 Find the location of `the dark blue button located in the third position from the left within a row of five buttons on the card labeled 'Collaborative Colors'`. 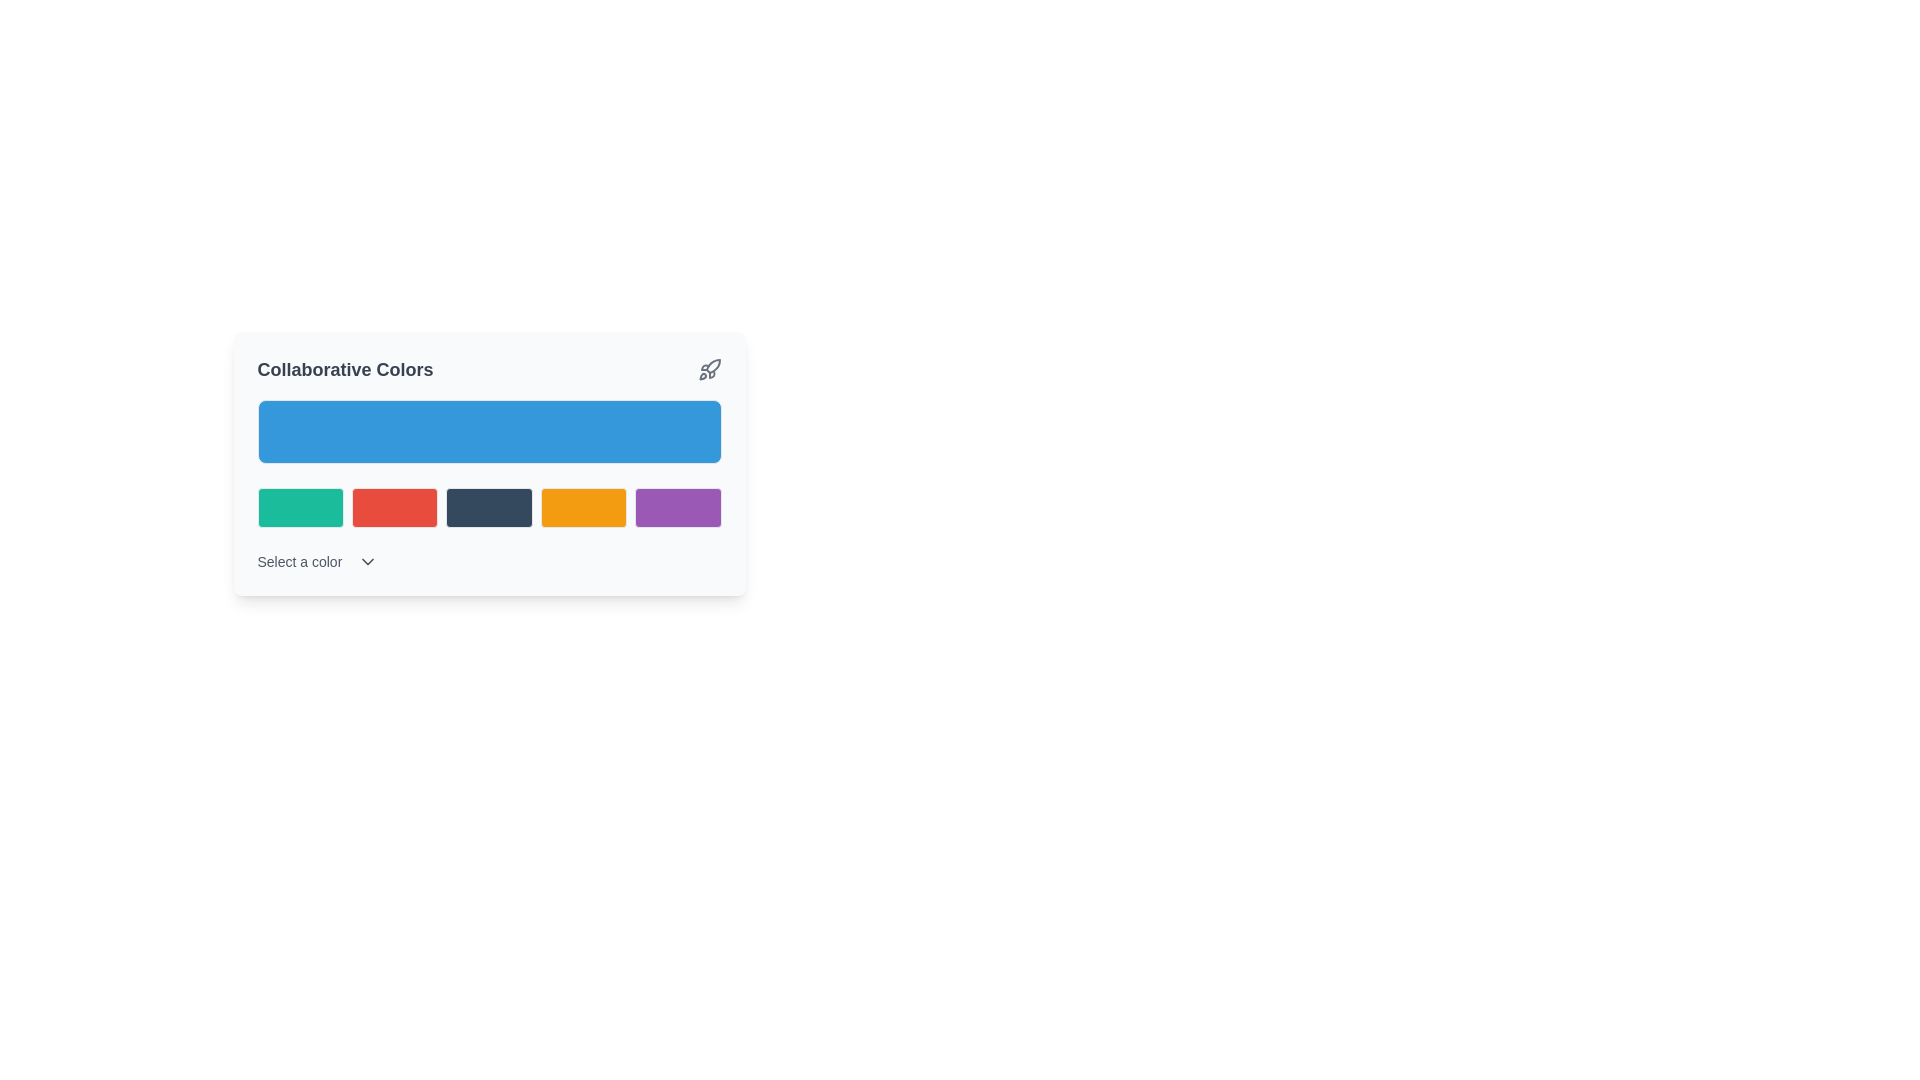

the dark blue button located in the third position from the left within a row of five buttons on the card labeled 'Collaborative Colors' is located at coordinates (489, 507).